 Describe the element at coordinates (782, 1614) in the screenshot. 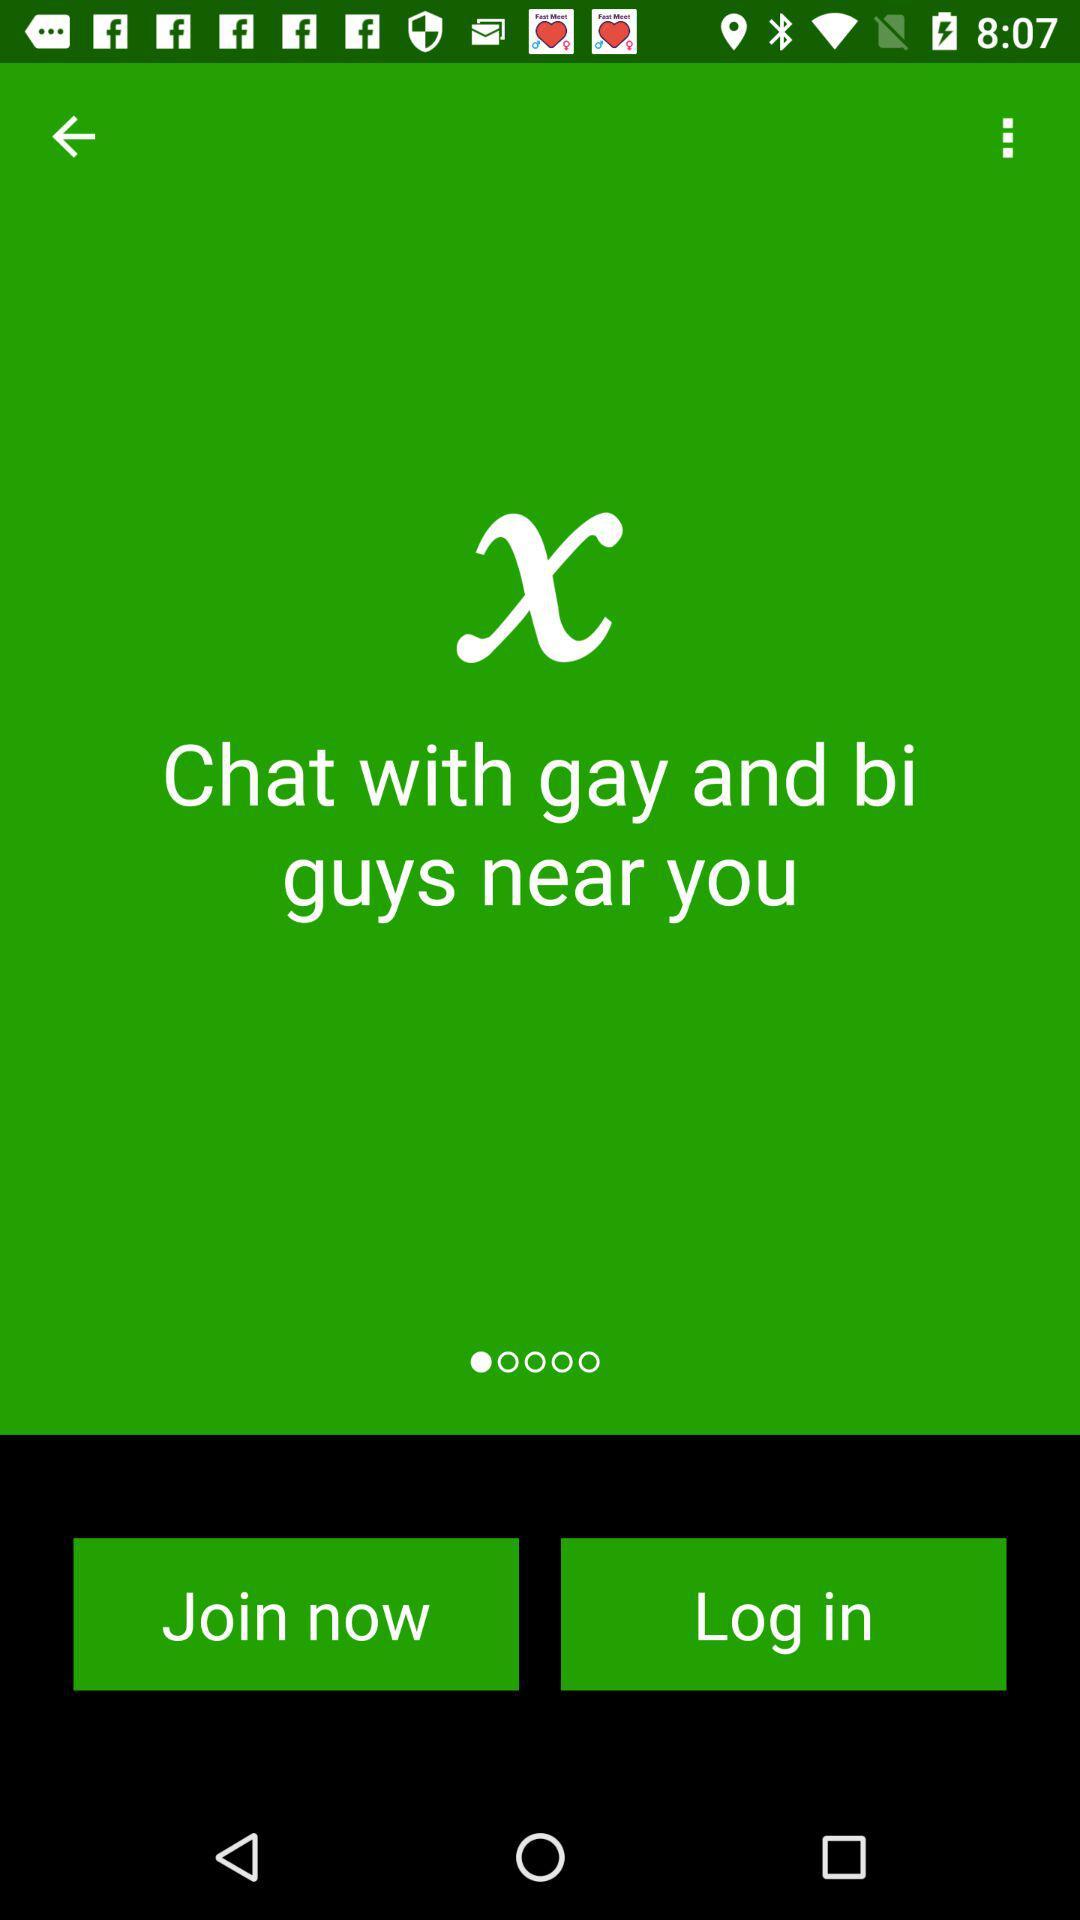

I see `the app next to the join now item` at that location.